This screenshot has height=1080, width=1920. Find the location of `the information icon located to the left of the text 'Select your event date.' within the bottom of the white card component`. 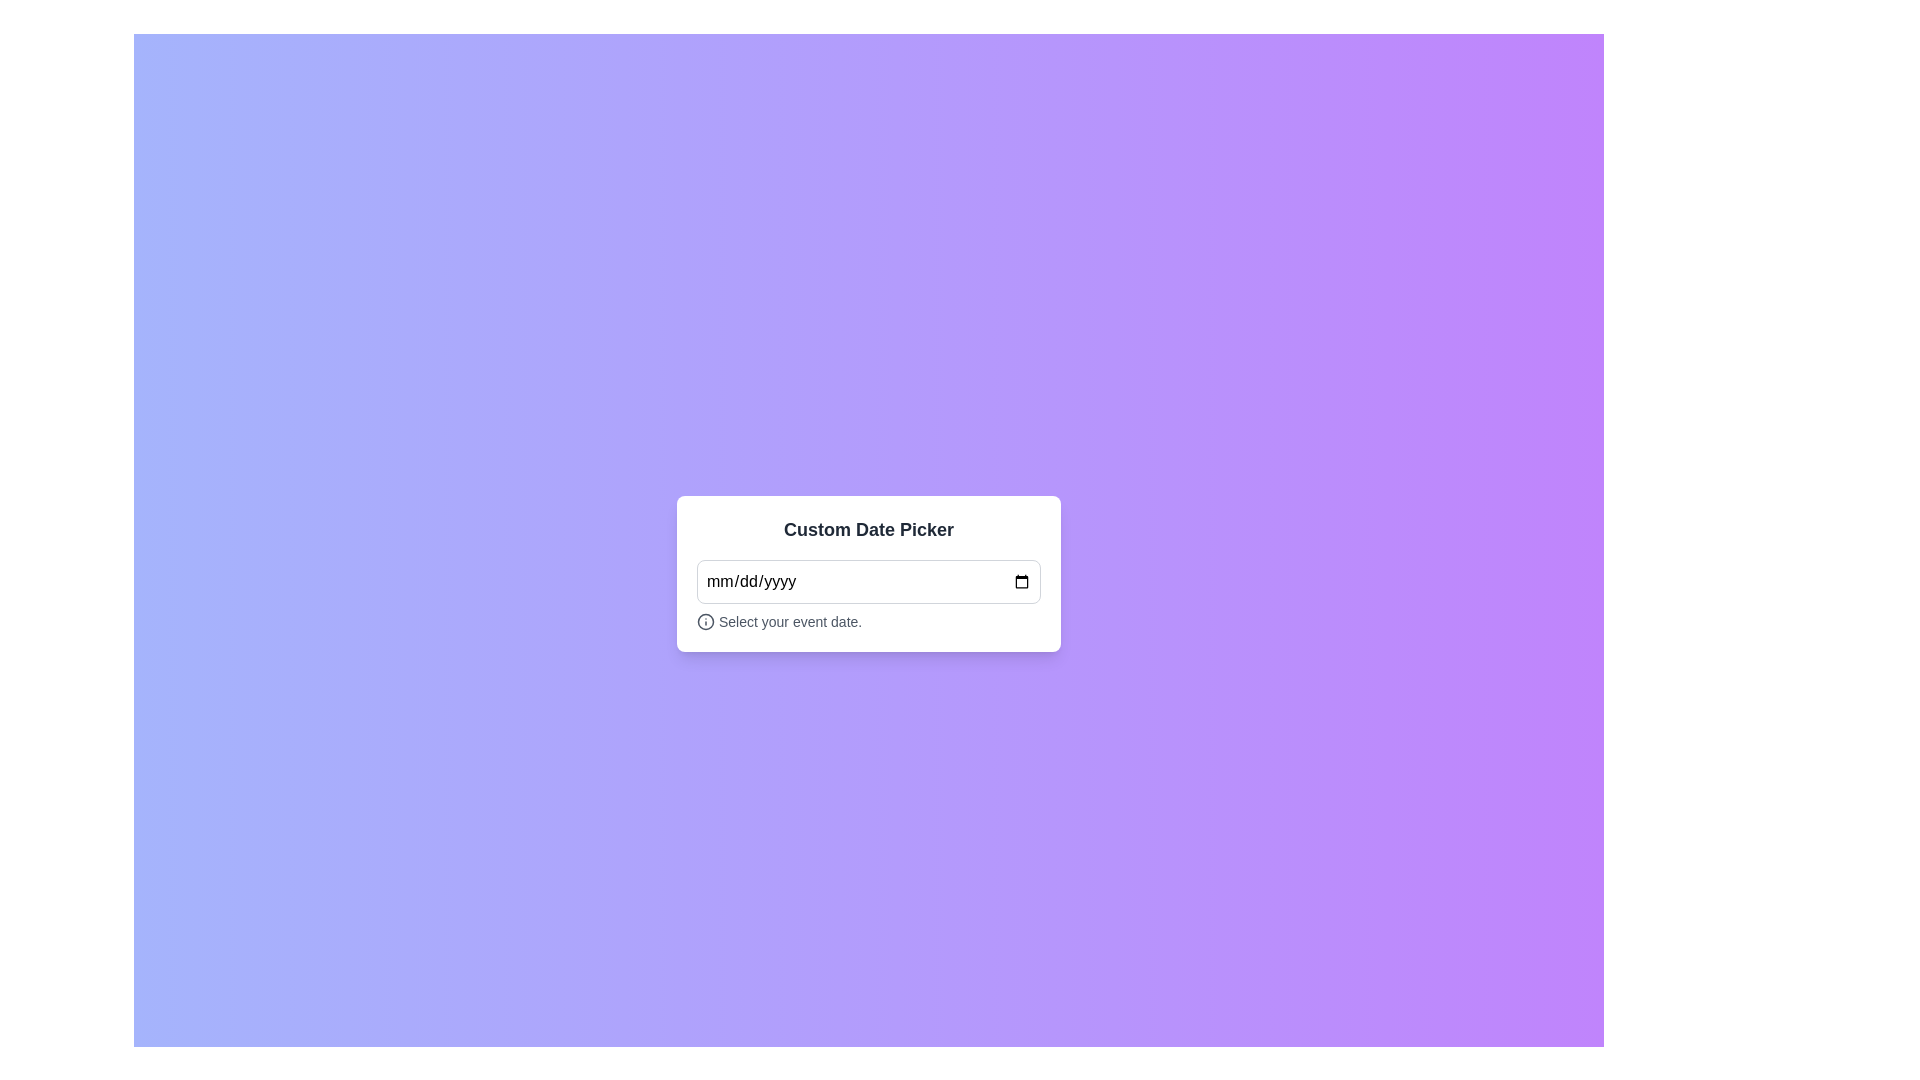

the information icon located to the left of the text 'Select your event date.' within the bottom of the white card component is located at coordinates (705, 620).